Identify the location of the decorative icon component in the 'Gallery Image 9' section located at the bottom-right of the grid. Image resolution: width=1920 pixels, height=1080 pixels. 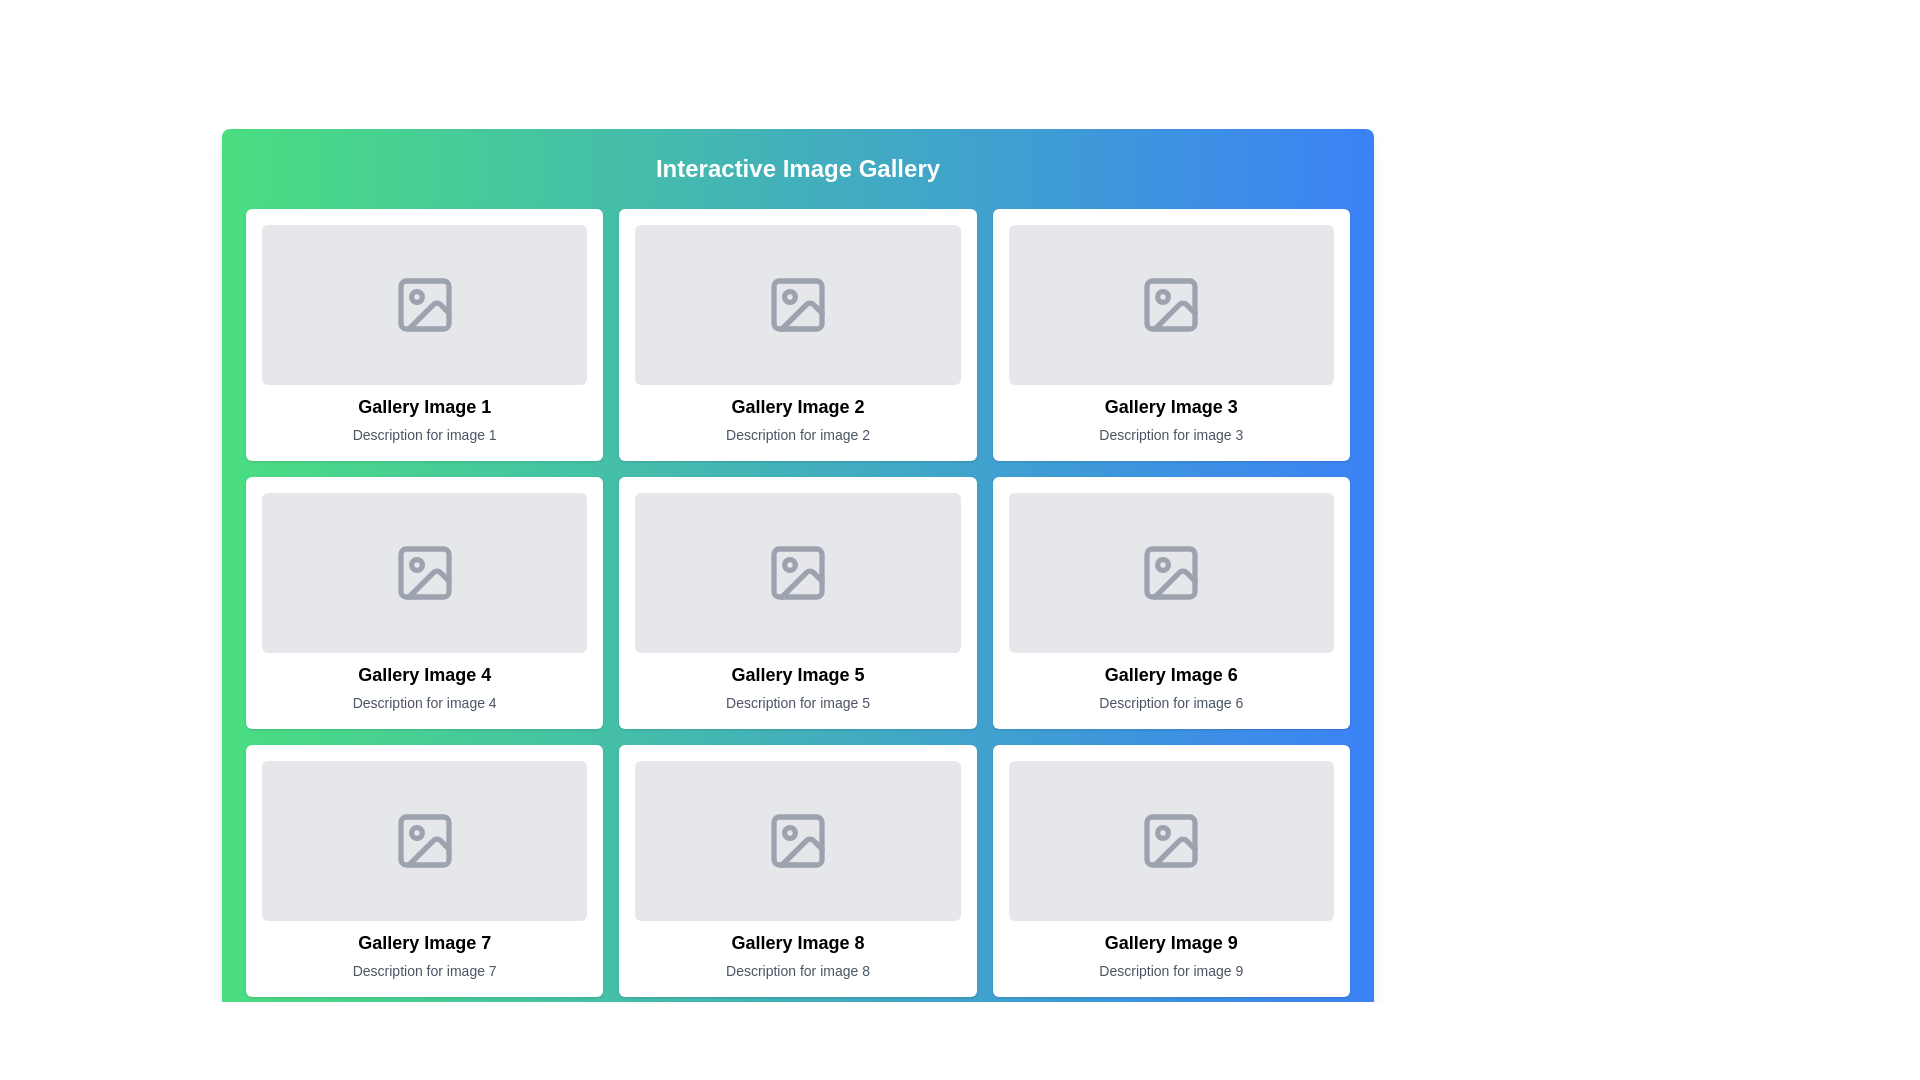
(1171, 840).